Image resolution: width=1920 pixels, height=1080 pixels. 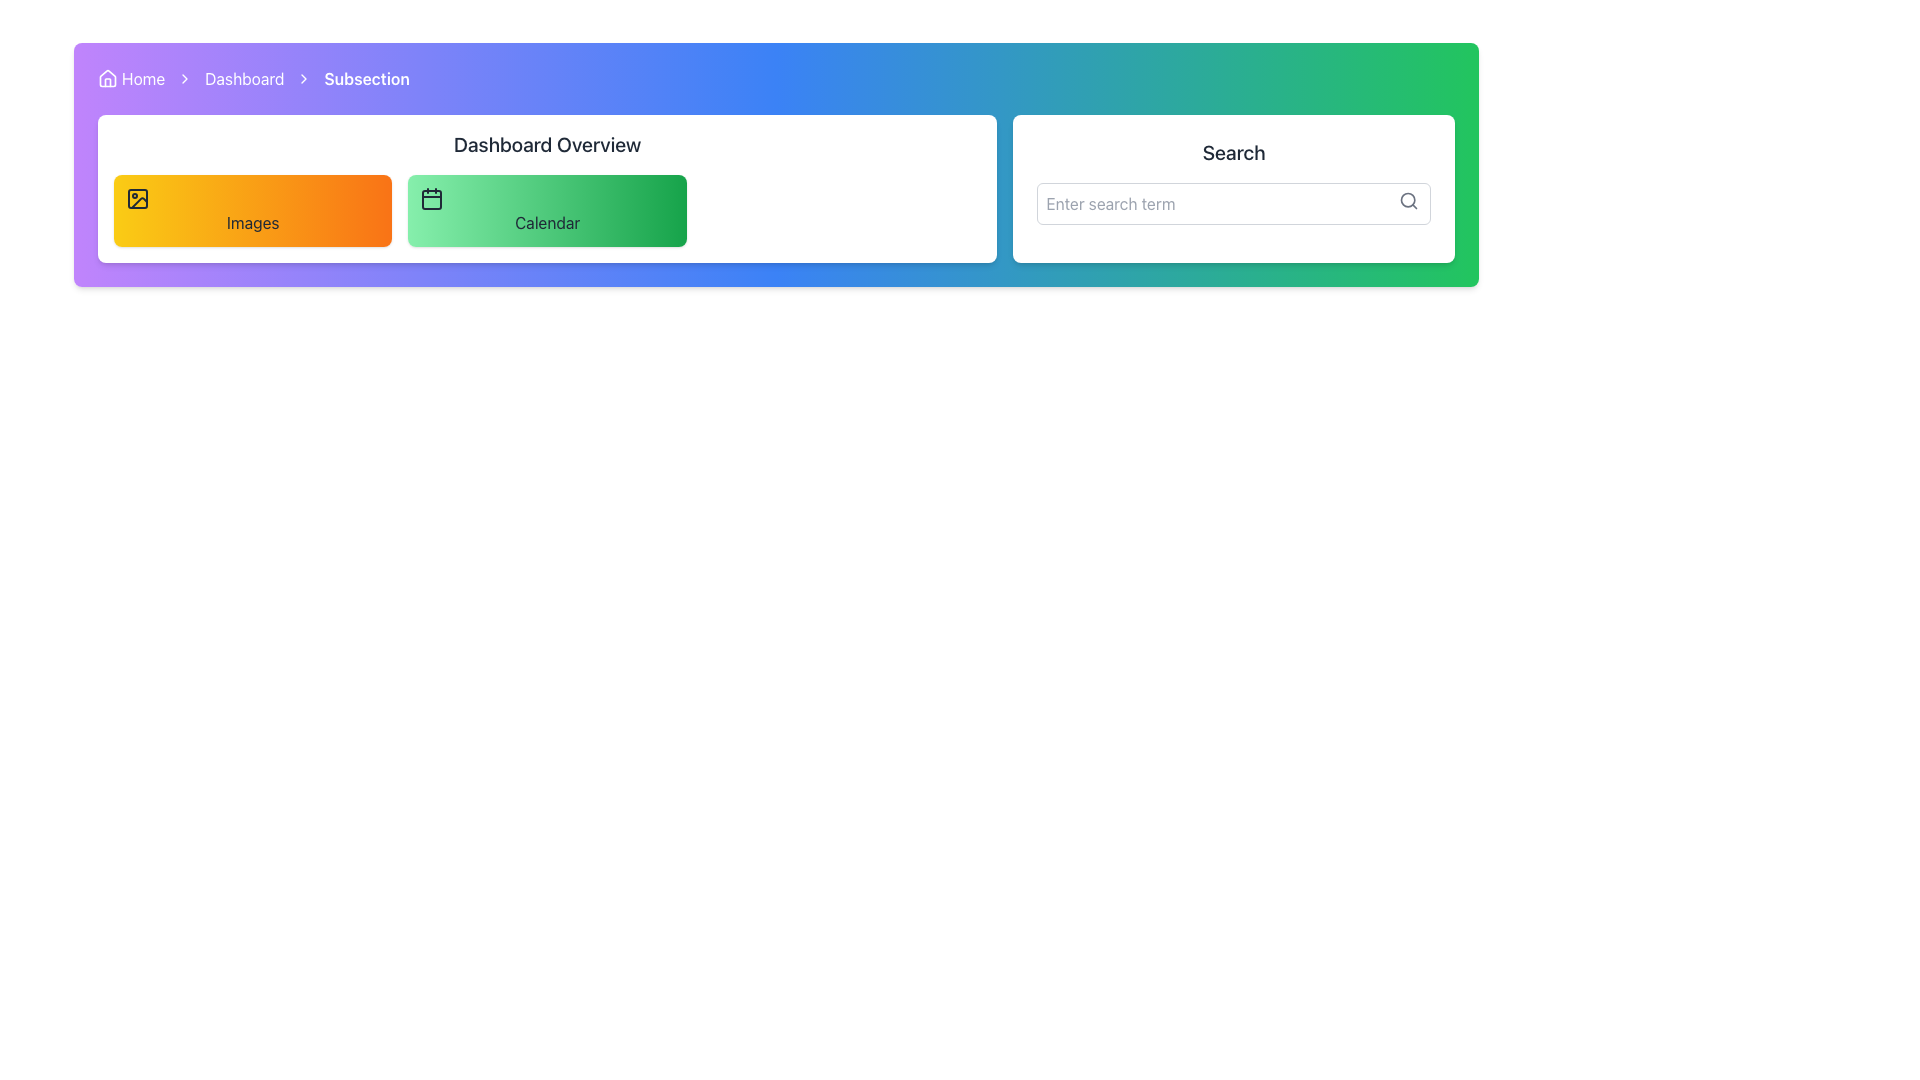 I want to click on the 'Images' button, so click(x=252, y=211).